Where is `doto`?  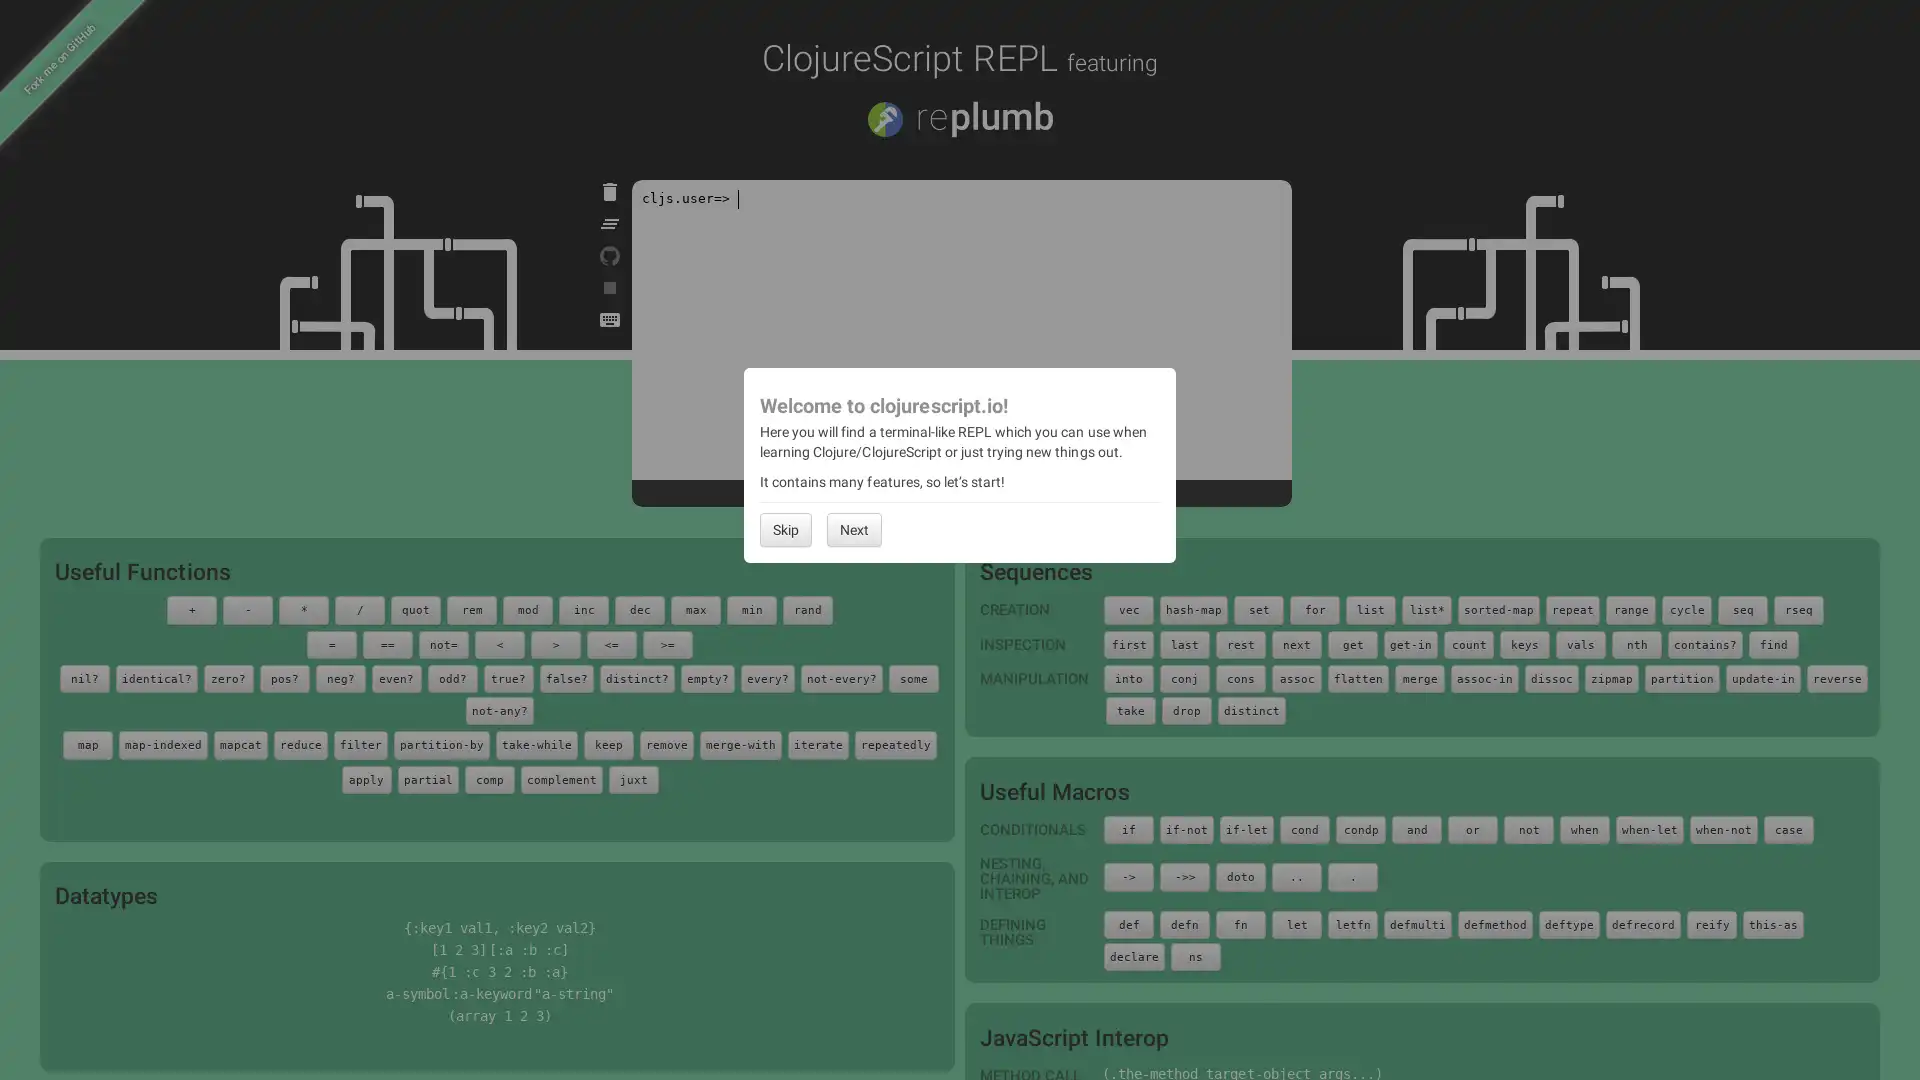 doto is located at coordinates (1240, 875).